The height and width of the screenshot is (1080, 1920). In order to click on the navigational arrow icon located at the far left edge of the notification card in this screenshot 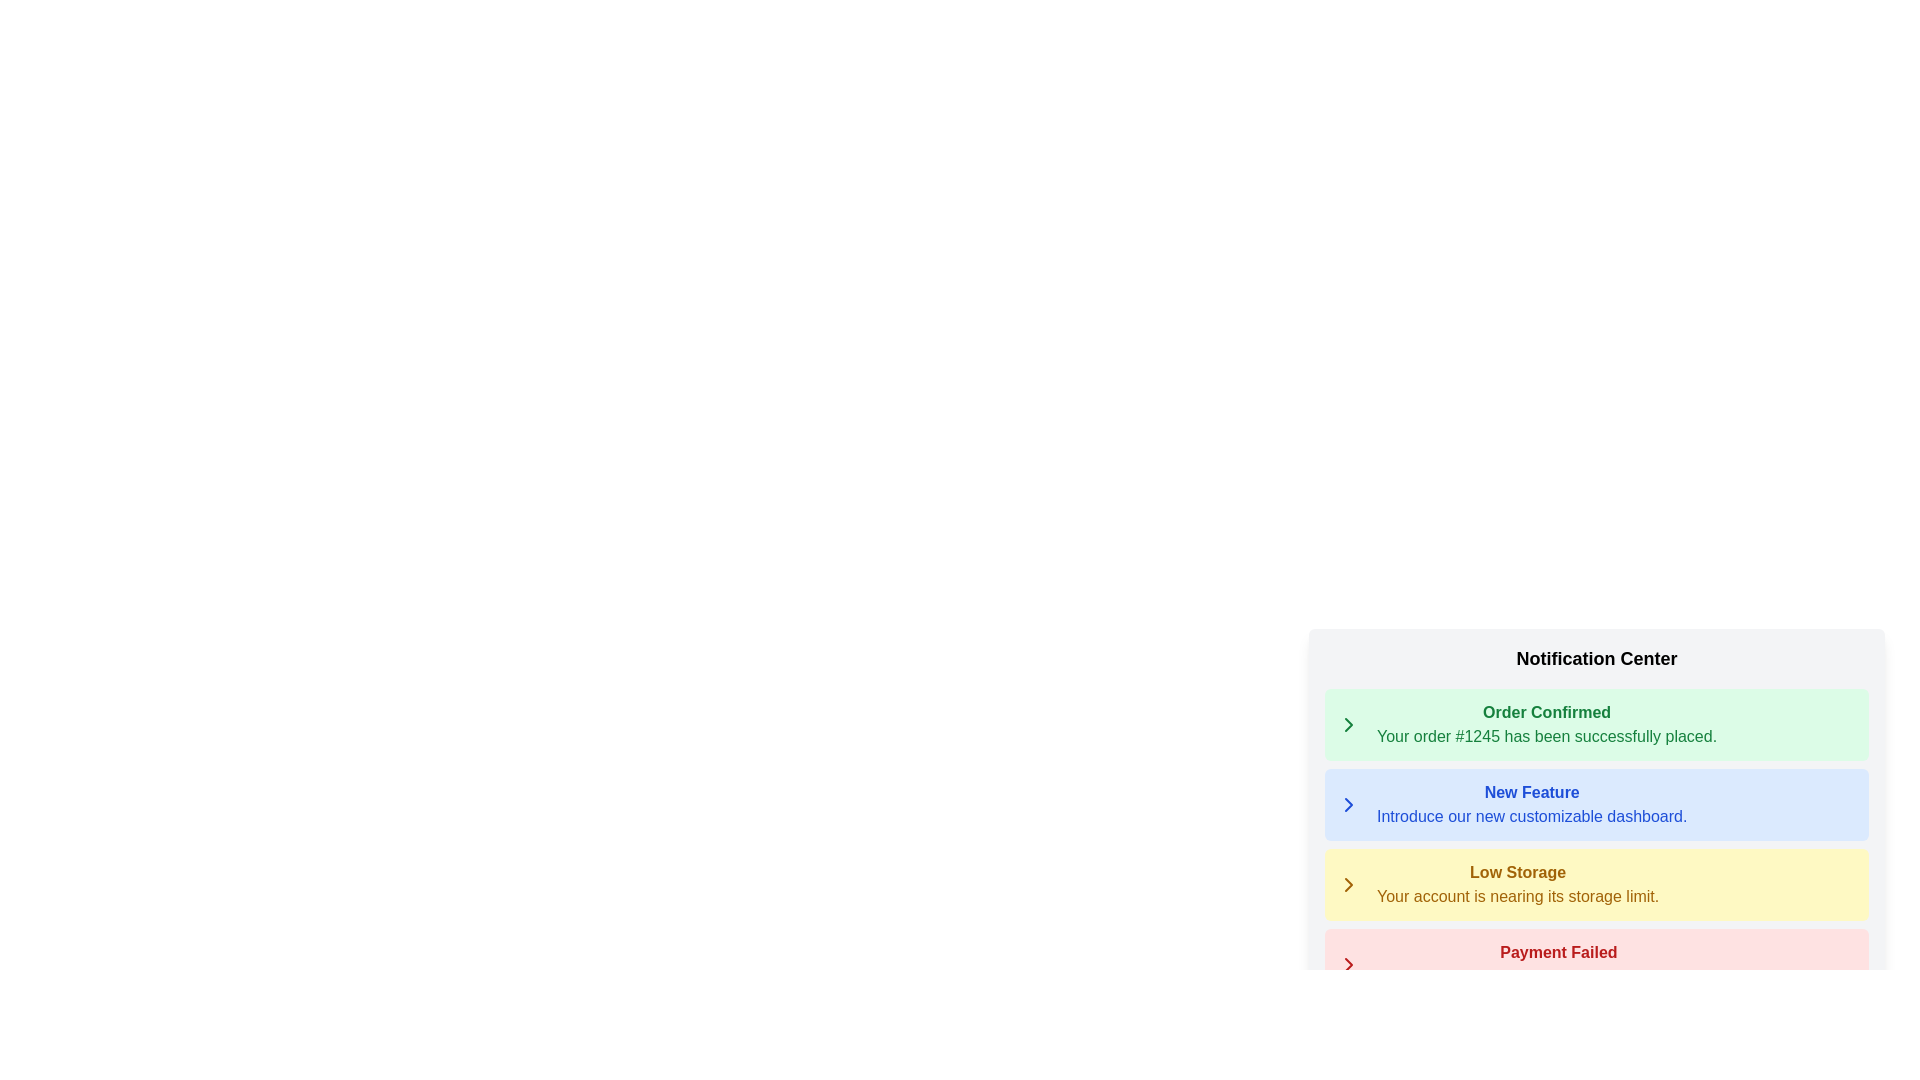, I will do `click(1348, 725)`.